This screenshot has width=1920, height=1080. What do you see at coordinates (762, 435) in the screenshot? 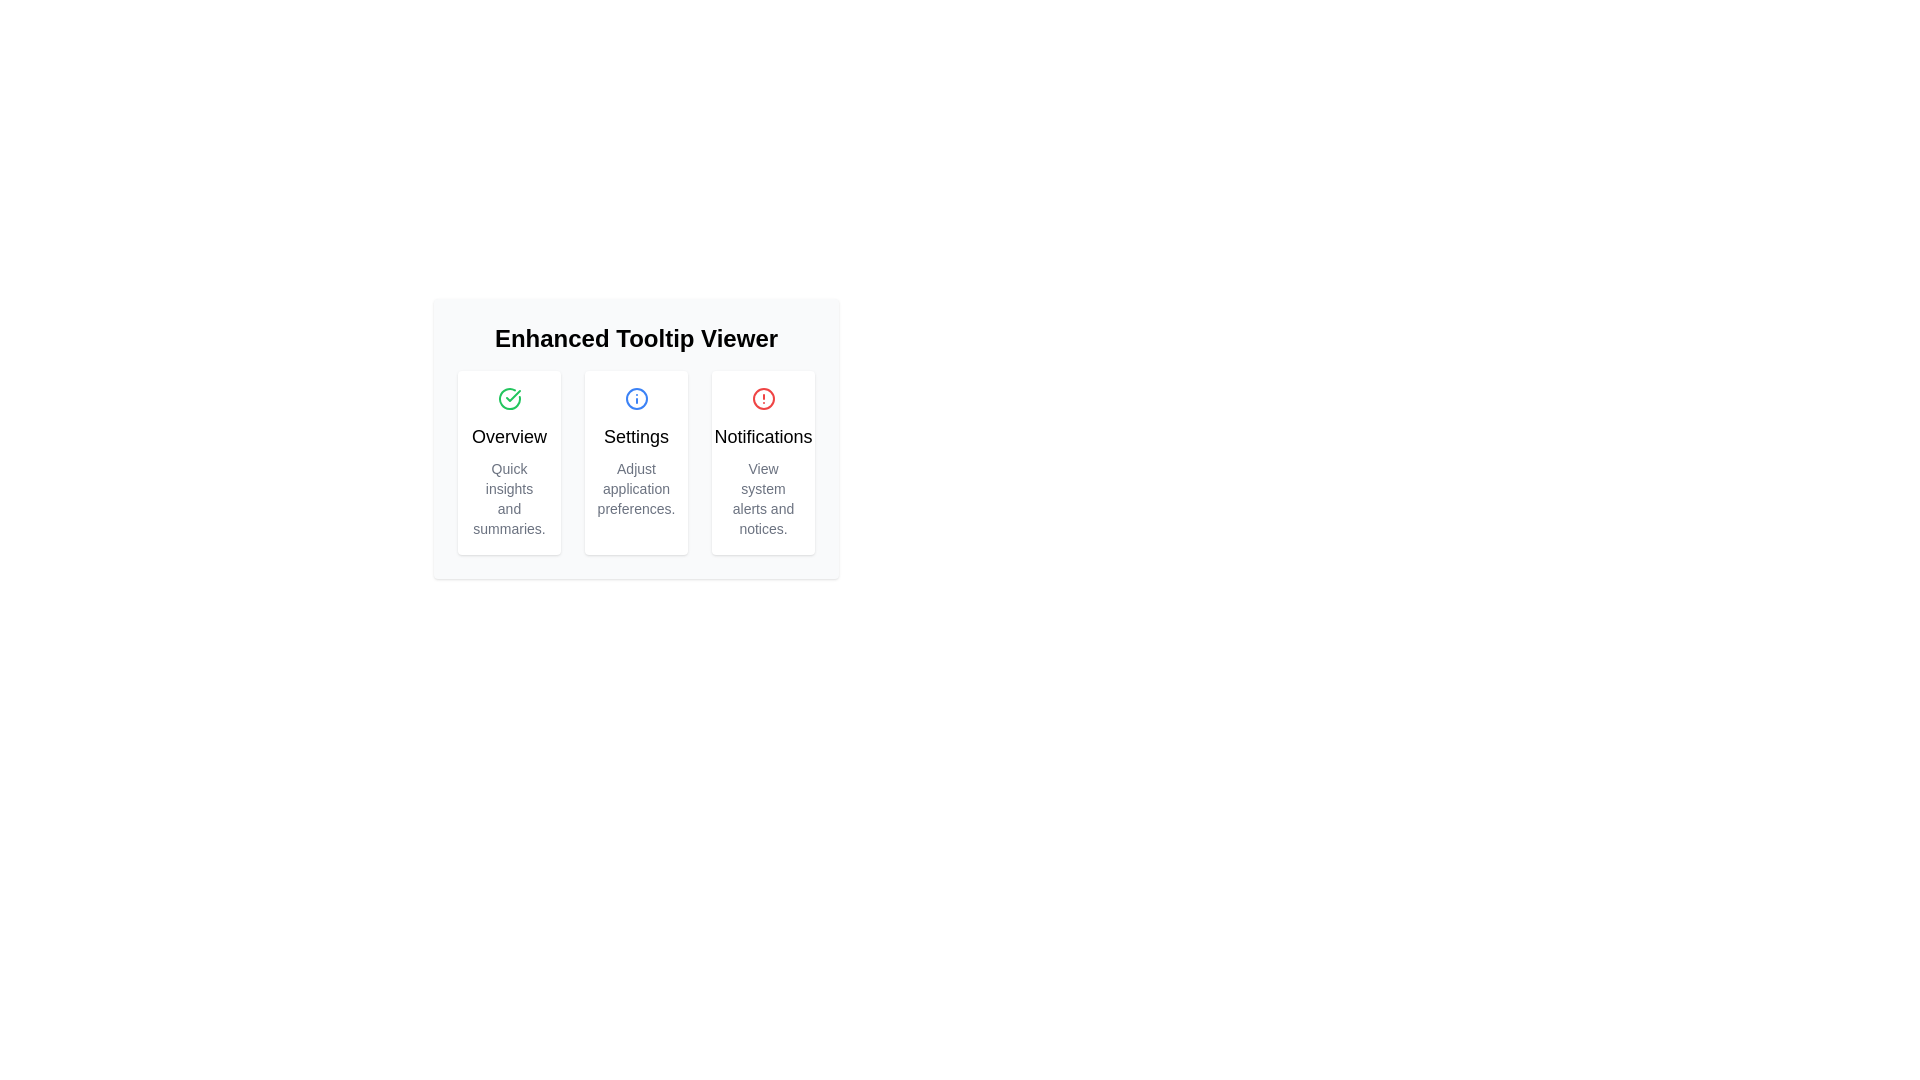
I see `the 'Notifications' text element which is the third title in a horizontal arrangement of three cards, positioned above a smaller descriptive text and to the right of the 'Settings' title` at bounding box center [762, 435].